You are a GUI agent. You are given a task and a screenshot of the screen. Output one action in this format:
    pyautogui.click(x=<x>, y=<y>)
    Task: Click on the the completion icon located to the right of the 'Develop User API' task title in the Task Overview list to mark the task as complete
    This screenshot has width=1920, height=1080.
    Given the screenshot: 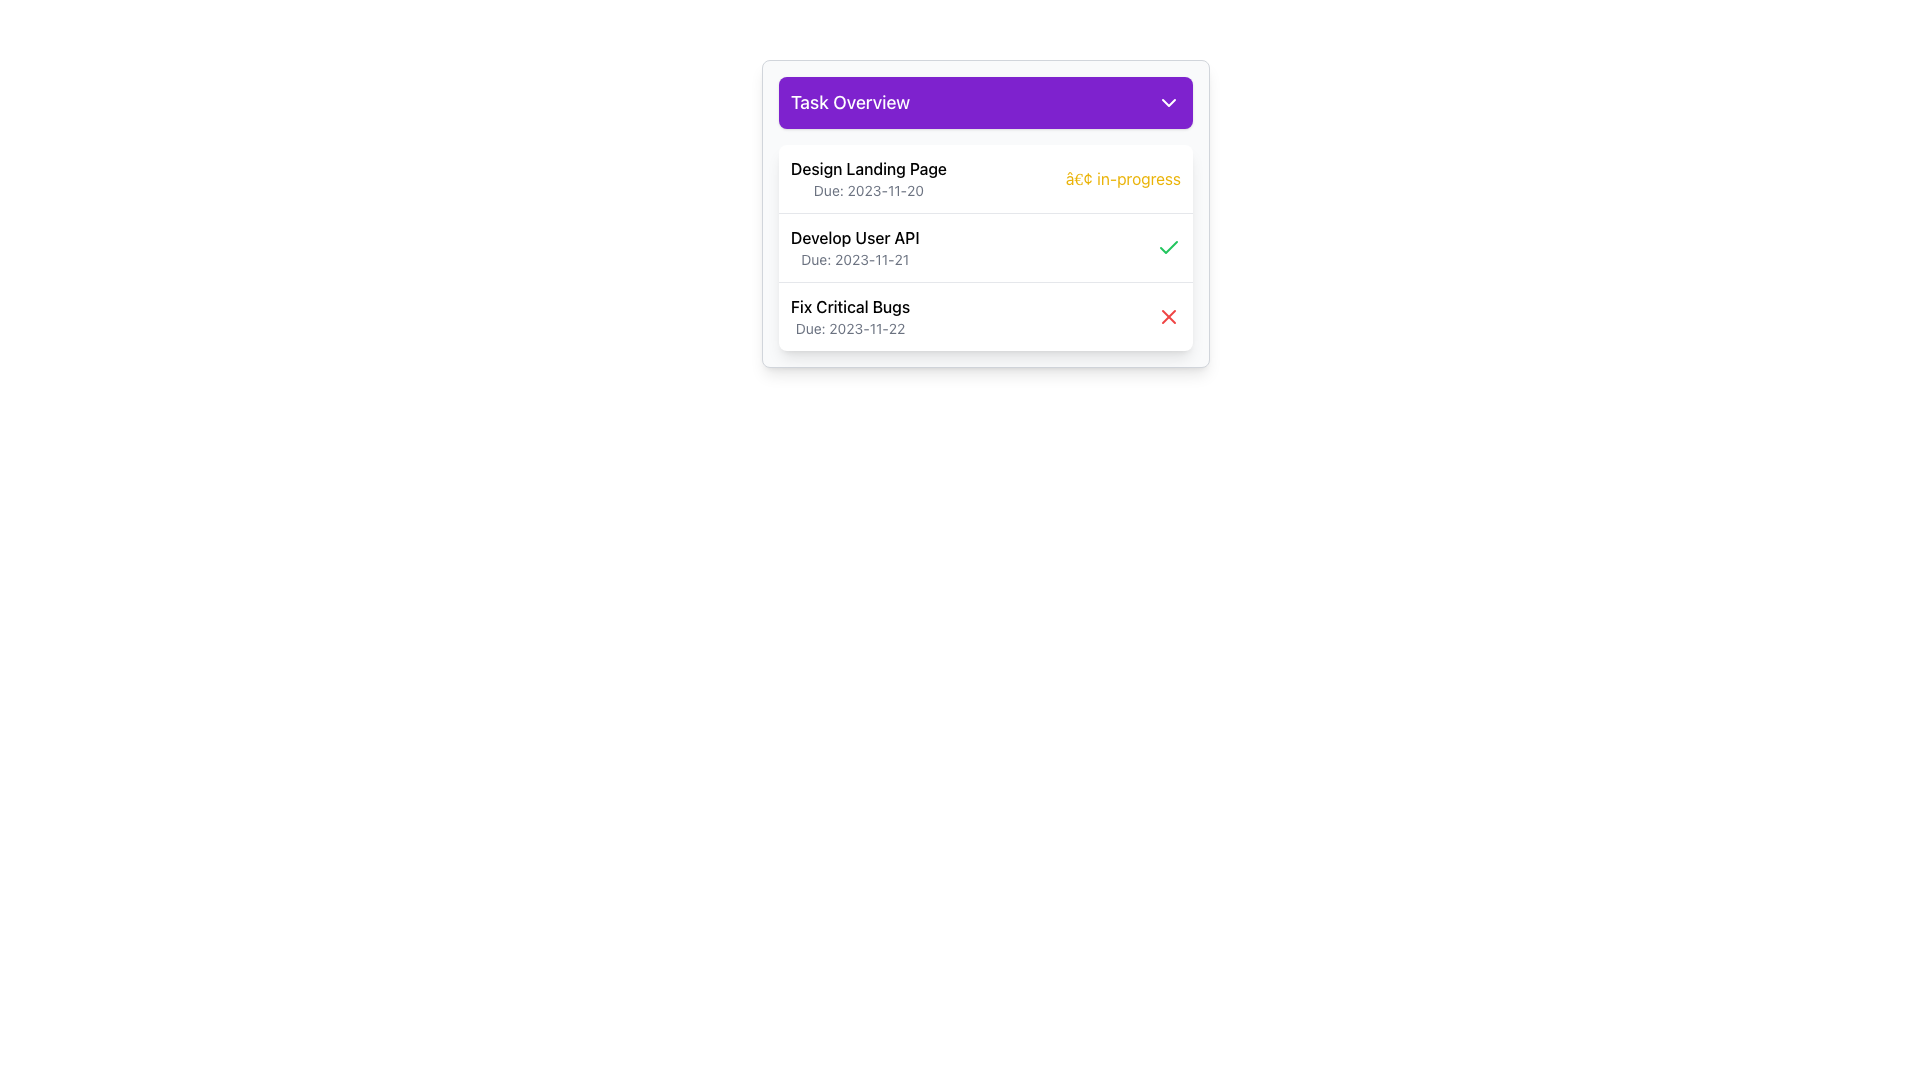 What is the action you would take?
    pyautogui.click(x=1169, y=246)
    